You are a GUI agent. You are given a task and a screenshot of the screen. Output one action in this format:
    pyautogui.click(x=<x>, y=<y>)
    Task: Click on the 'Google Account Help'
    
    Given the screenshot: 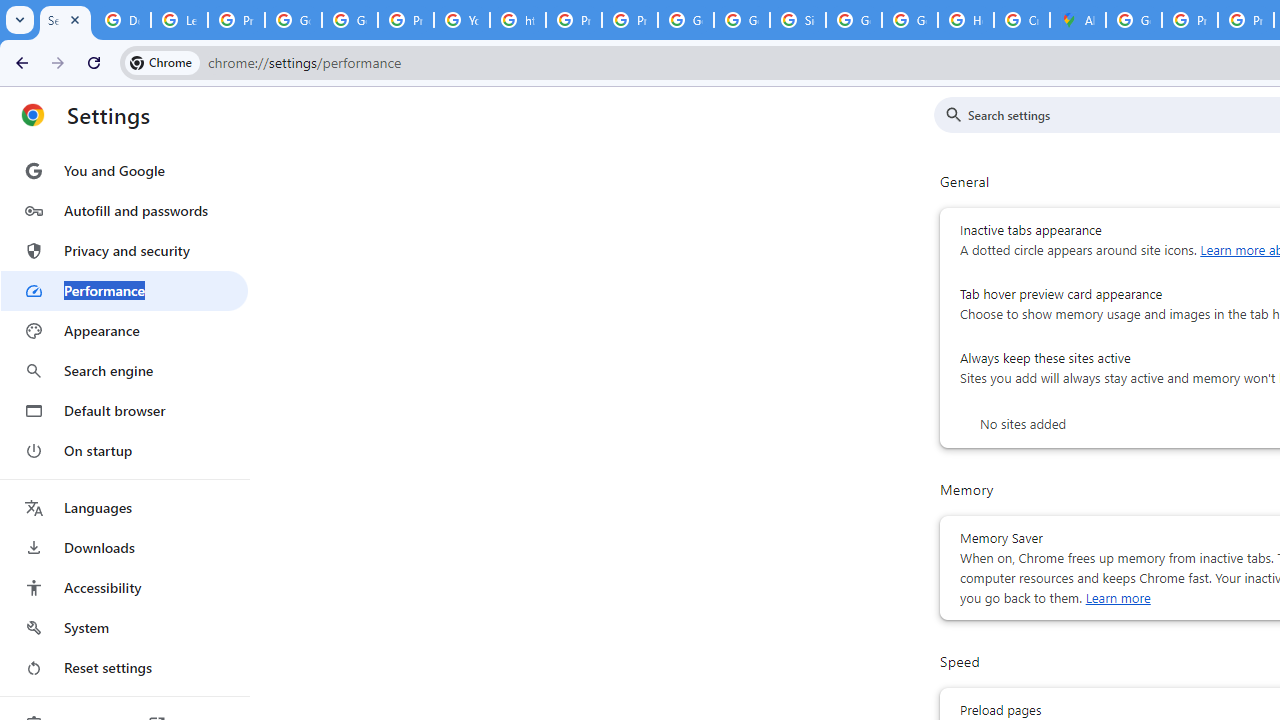 What is the action you would take?
    pyautogui.click(x=292, y=20)
    